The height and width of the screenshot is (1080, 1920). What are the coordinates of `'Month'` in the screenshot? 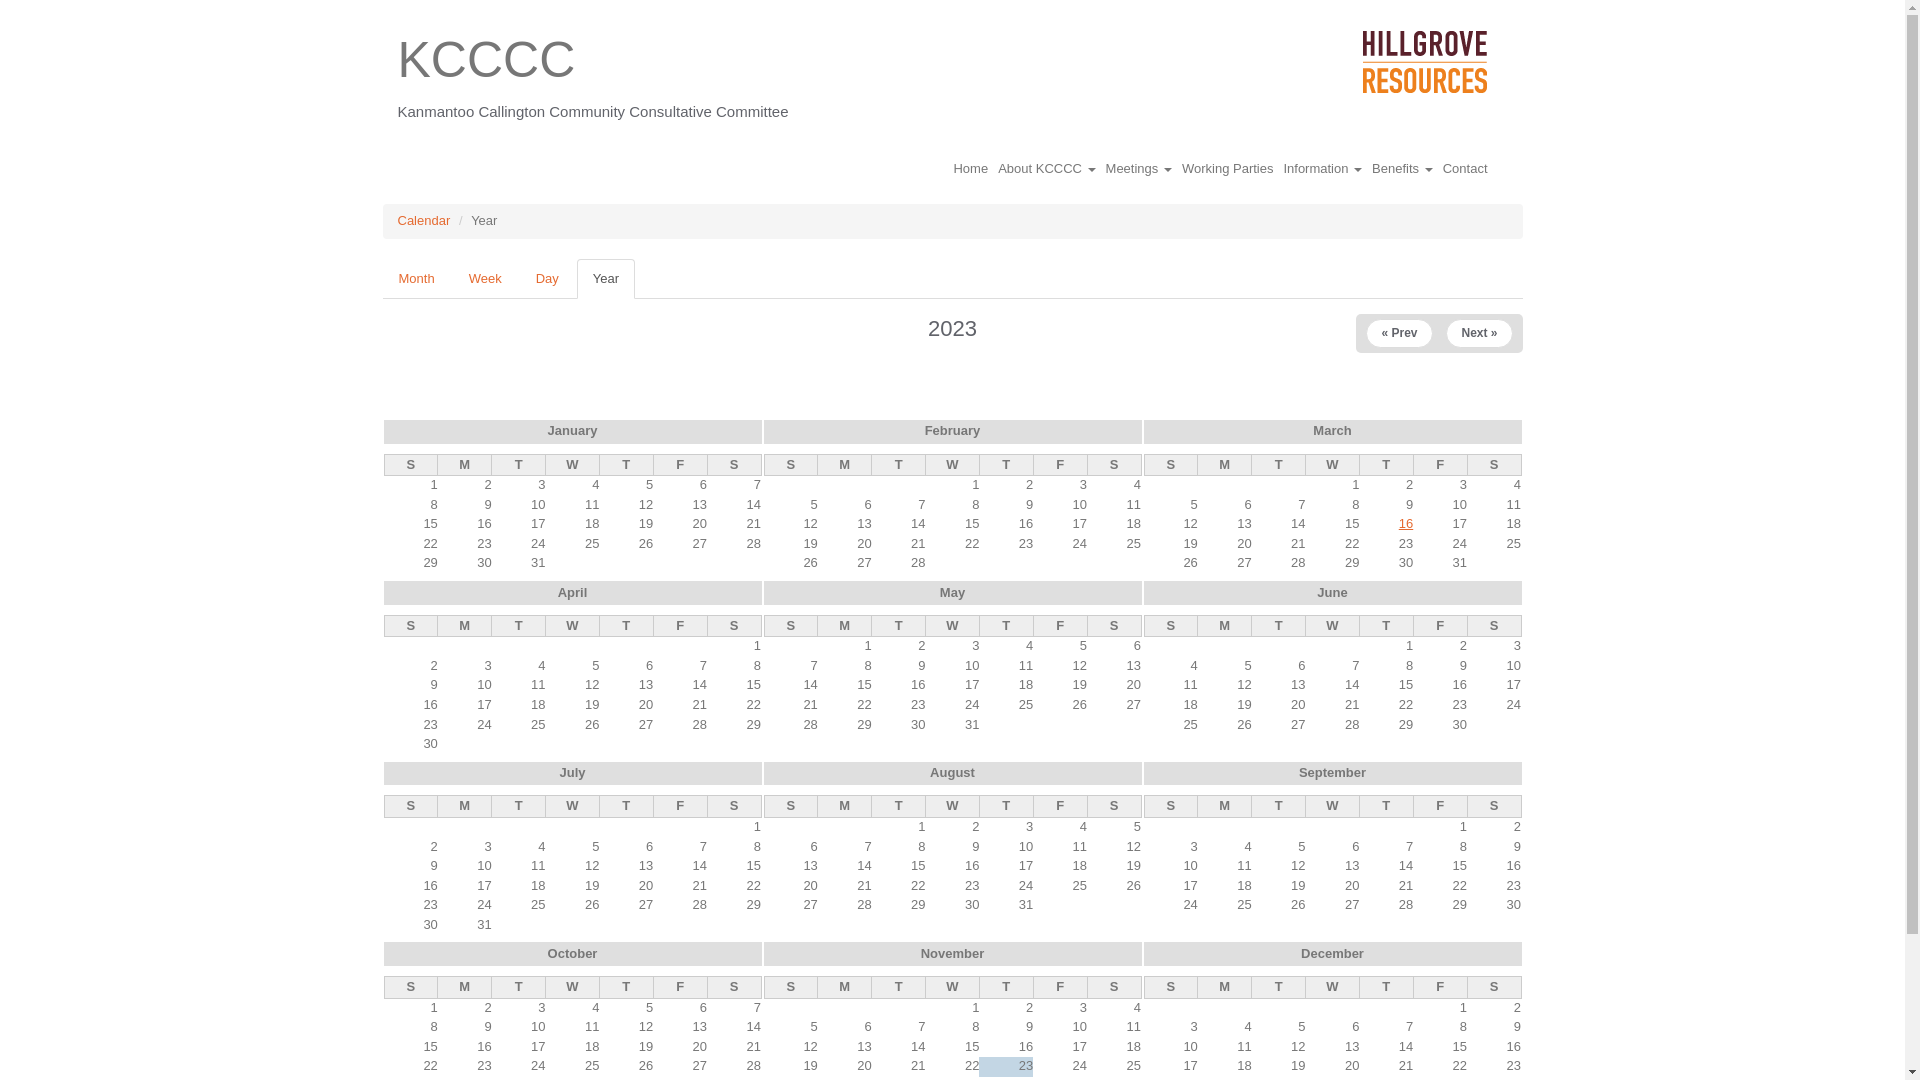 It's located at (382, 279).